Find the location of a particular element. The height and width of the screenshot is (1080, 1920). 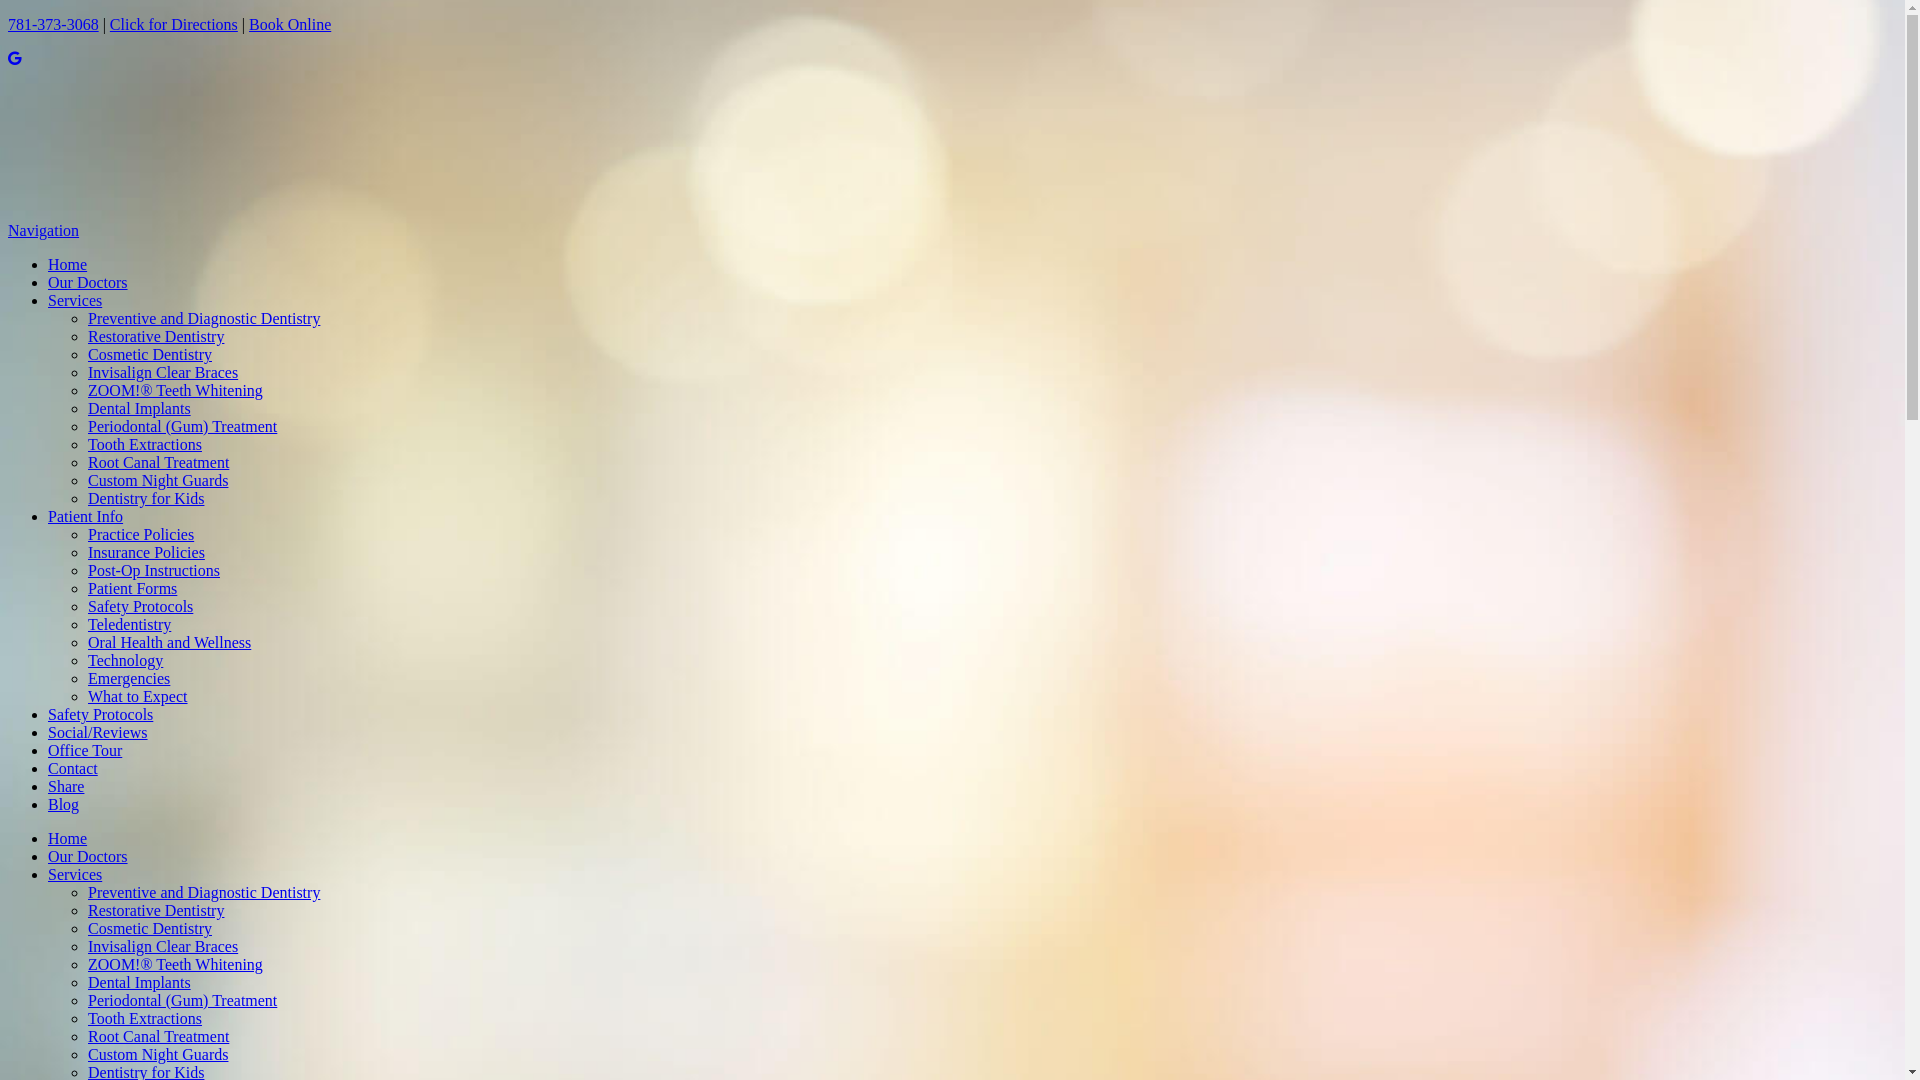

'What to Expect' is located at coordinates (137, 695).